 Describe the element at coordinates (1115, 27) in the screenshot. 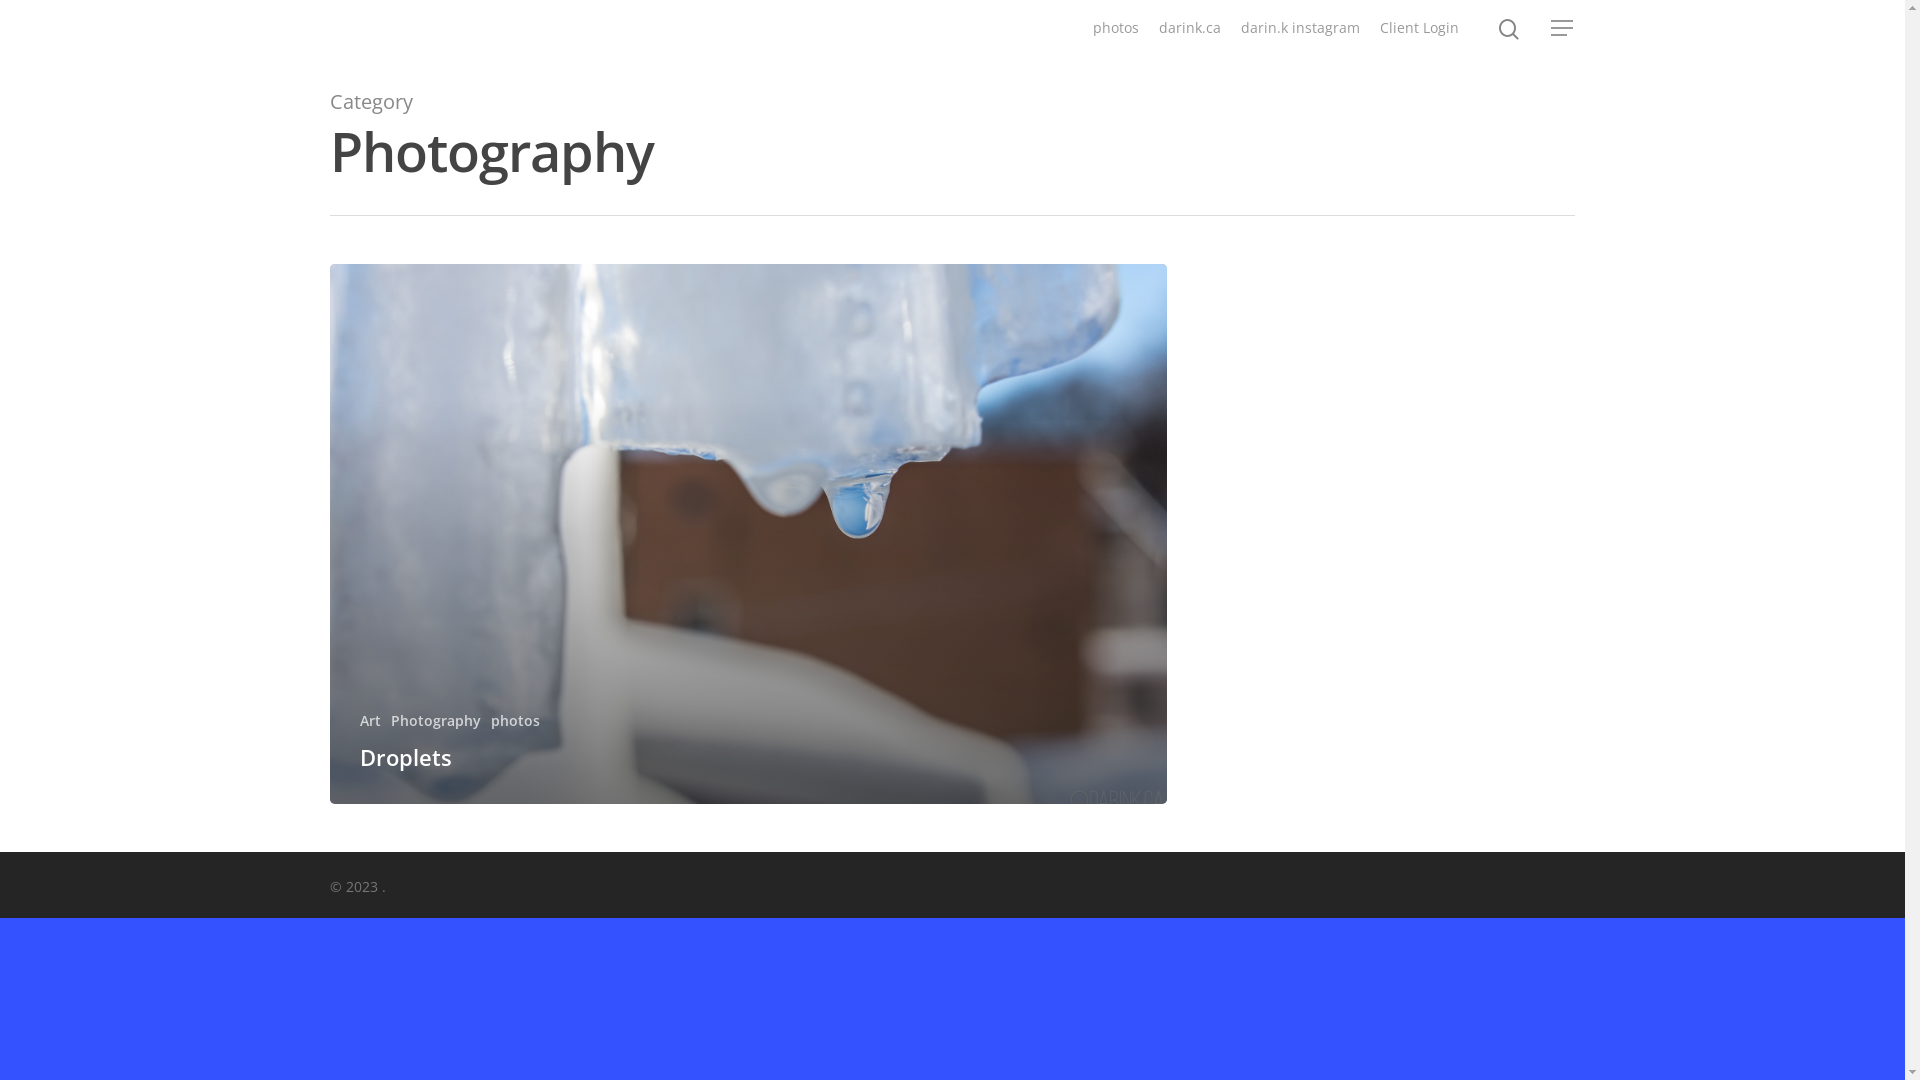

I see `'photos'` at that location.